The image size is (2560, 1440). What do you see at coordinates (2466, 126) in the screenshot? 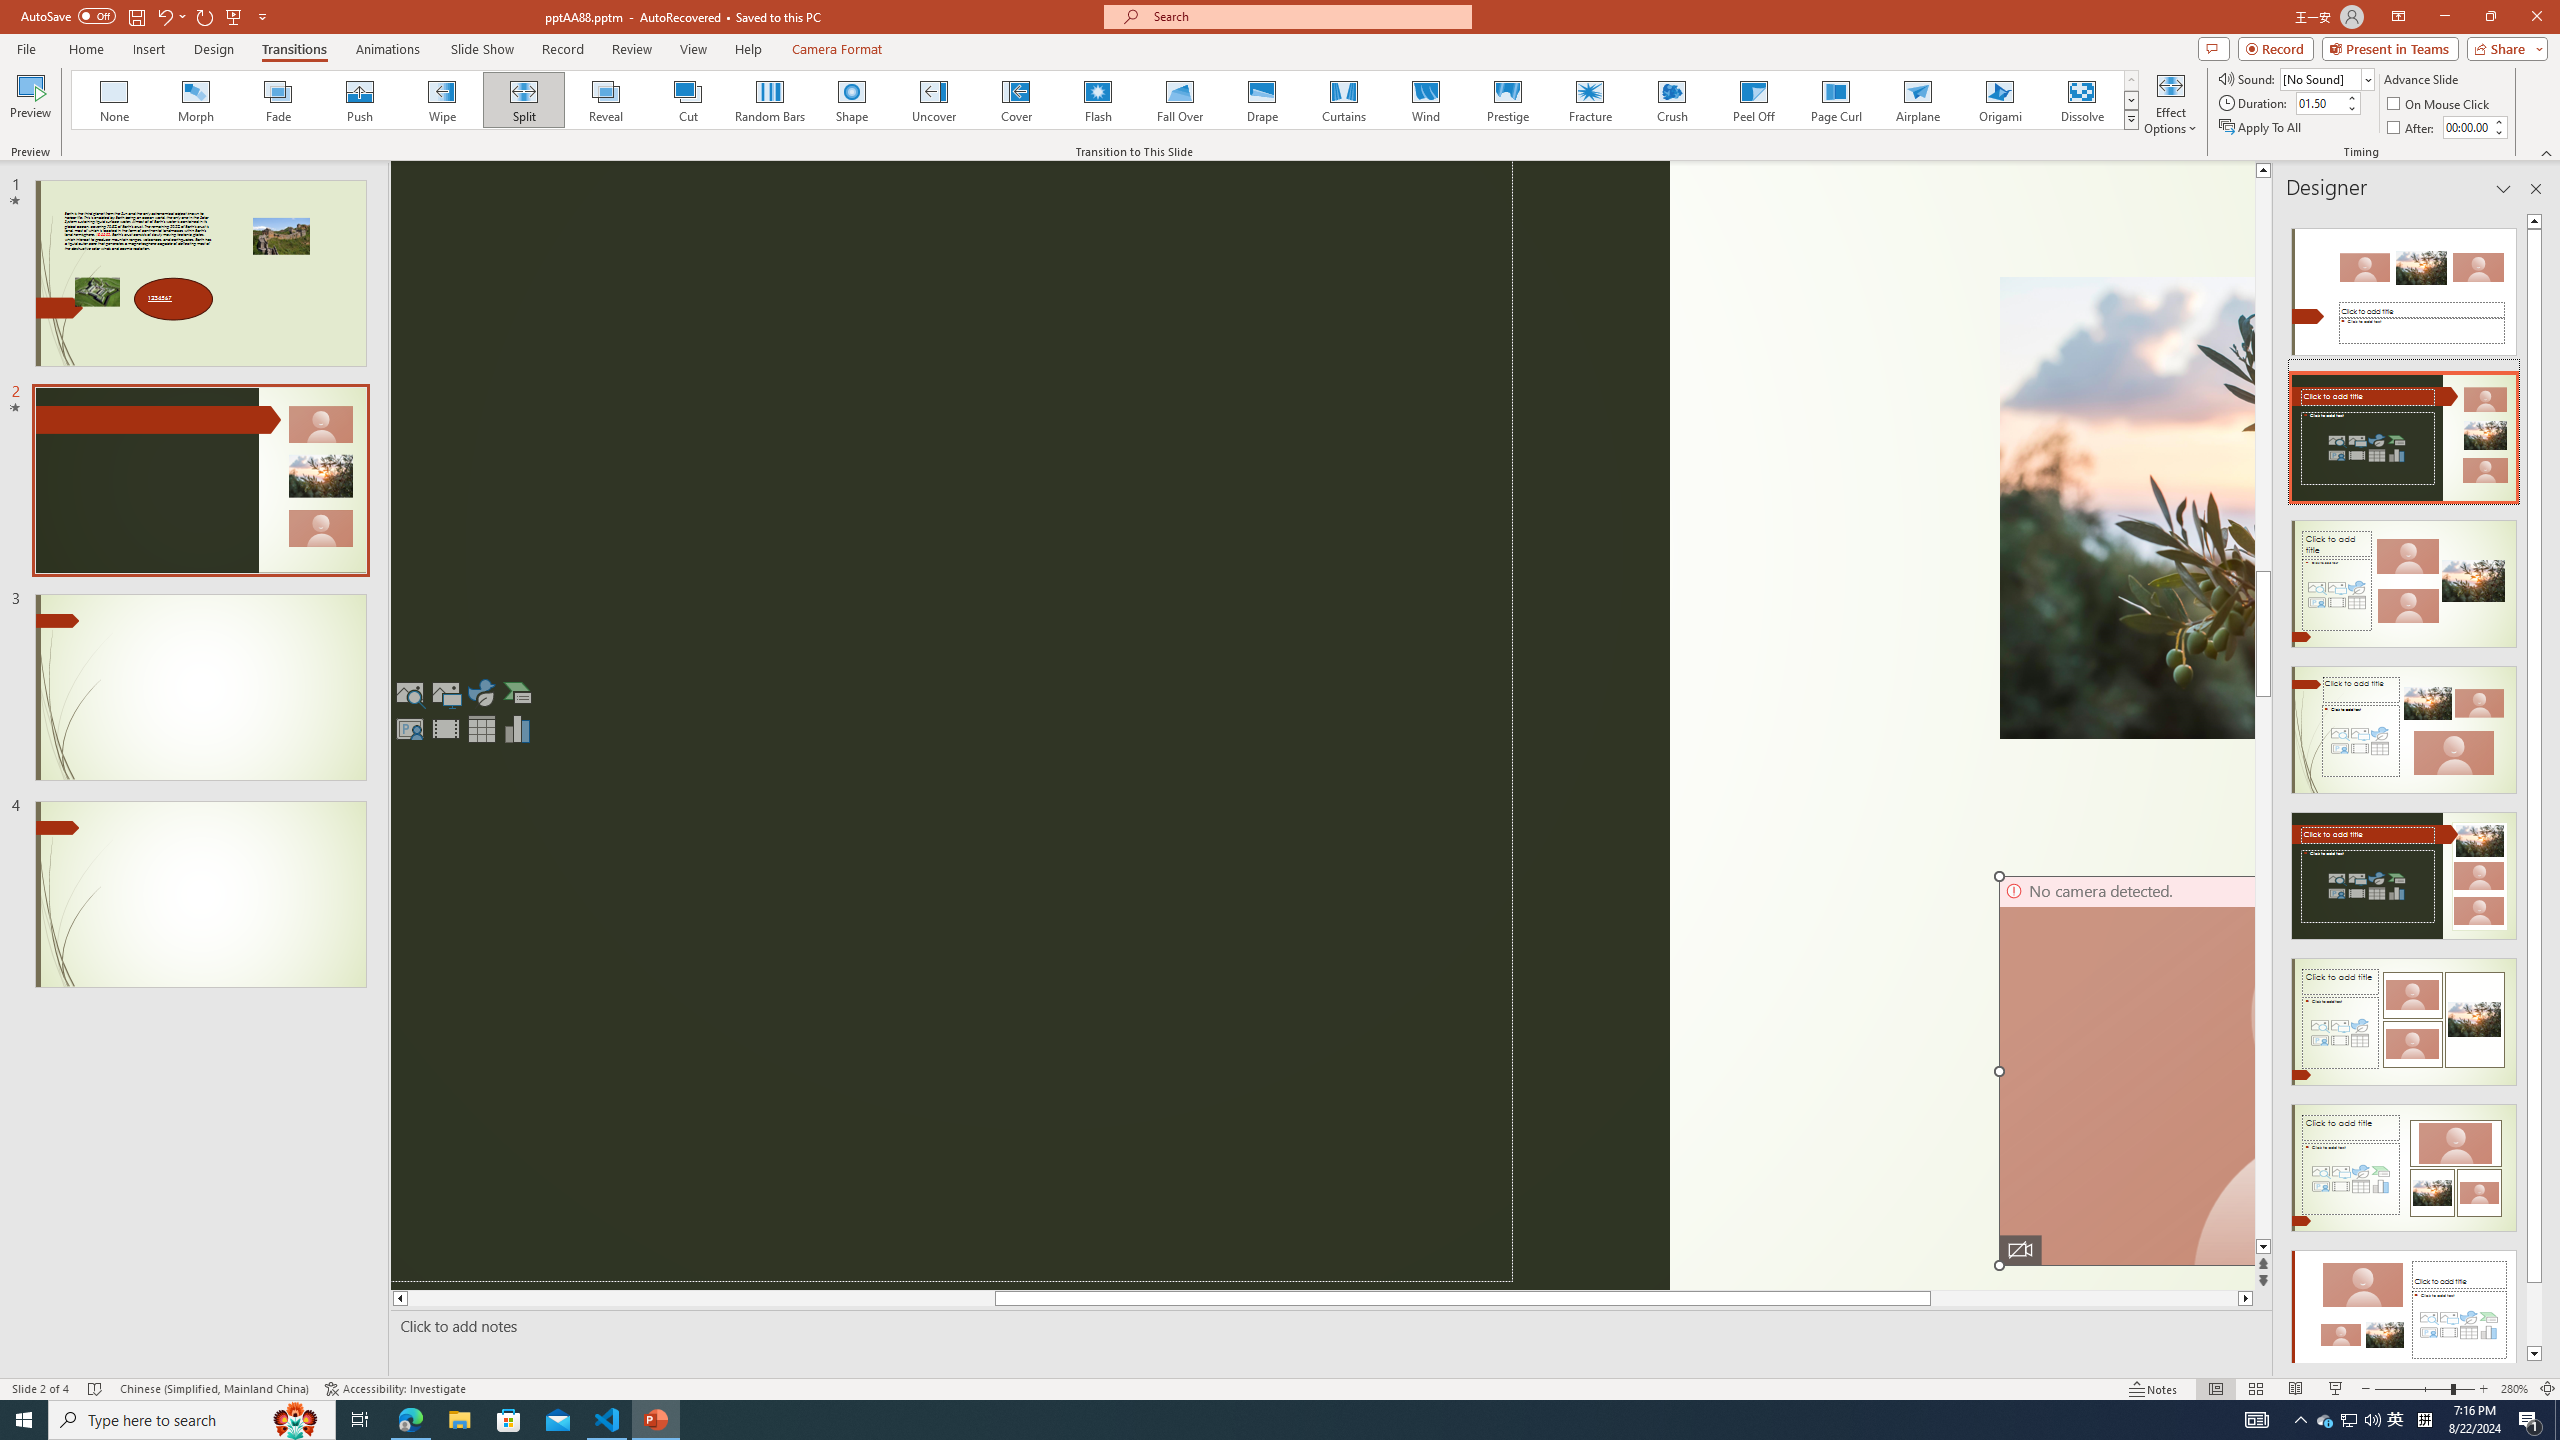
I see `'After'` at bounding box center [2466, 126].